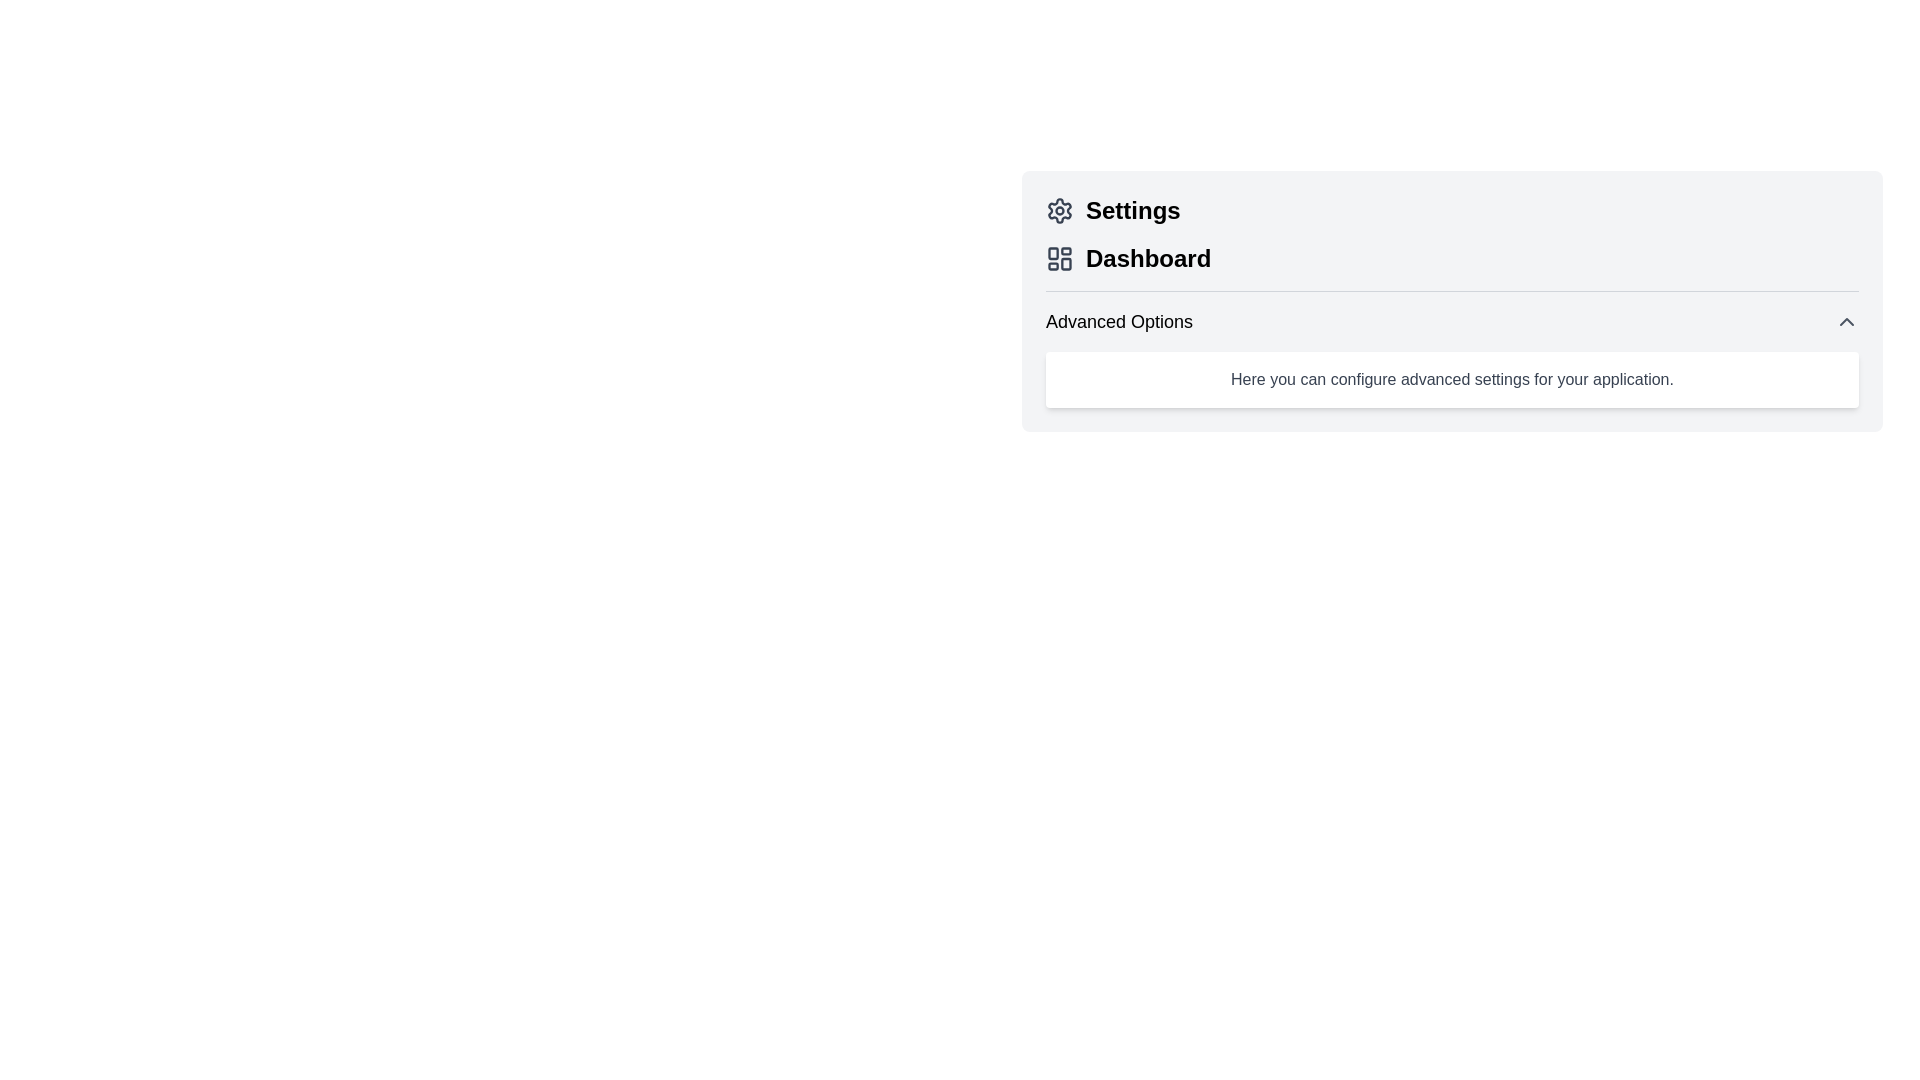 Image resolution: width=1920 pixels, height=1080 pixels. What do you see at coordinates (1452, 291) in the screenshot?
I see `the thin horizontal light gray separator line located under the 'Dashboard' section and above the 'Advanced Options' section` at bounding box center [1452, 291].